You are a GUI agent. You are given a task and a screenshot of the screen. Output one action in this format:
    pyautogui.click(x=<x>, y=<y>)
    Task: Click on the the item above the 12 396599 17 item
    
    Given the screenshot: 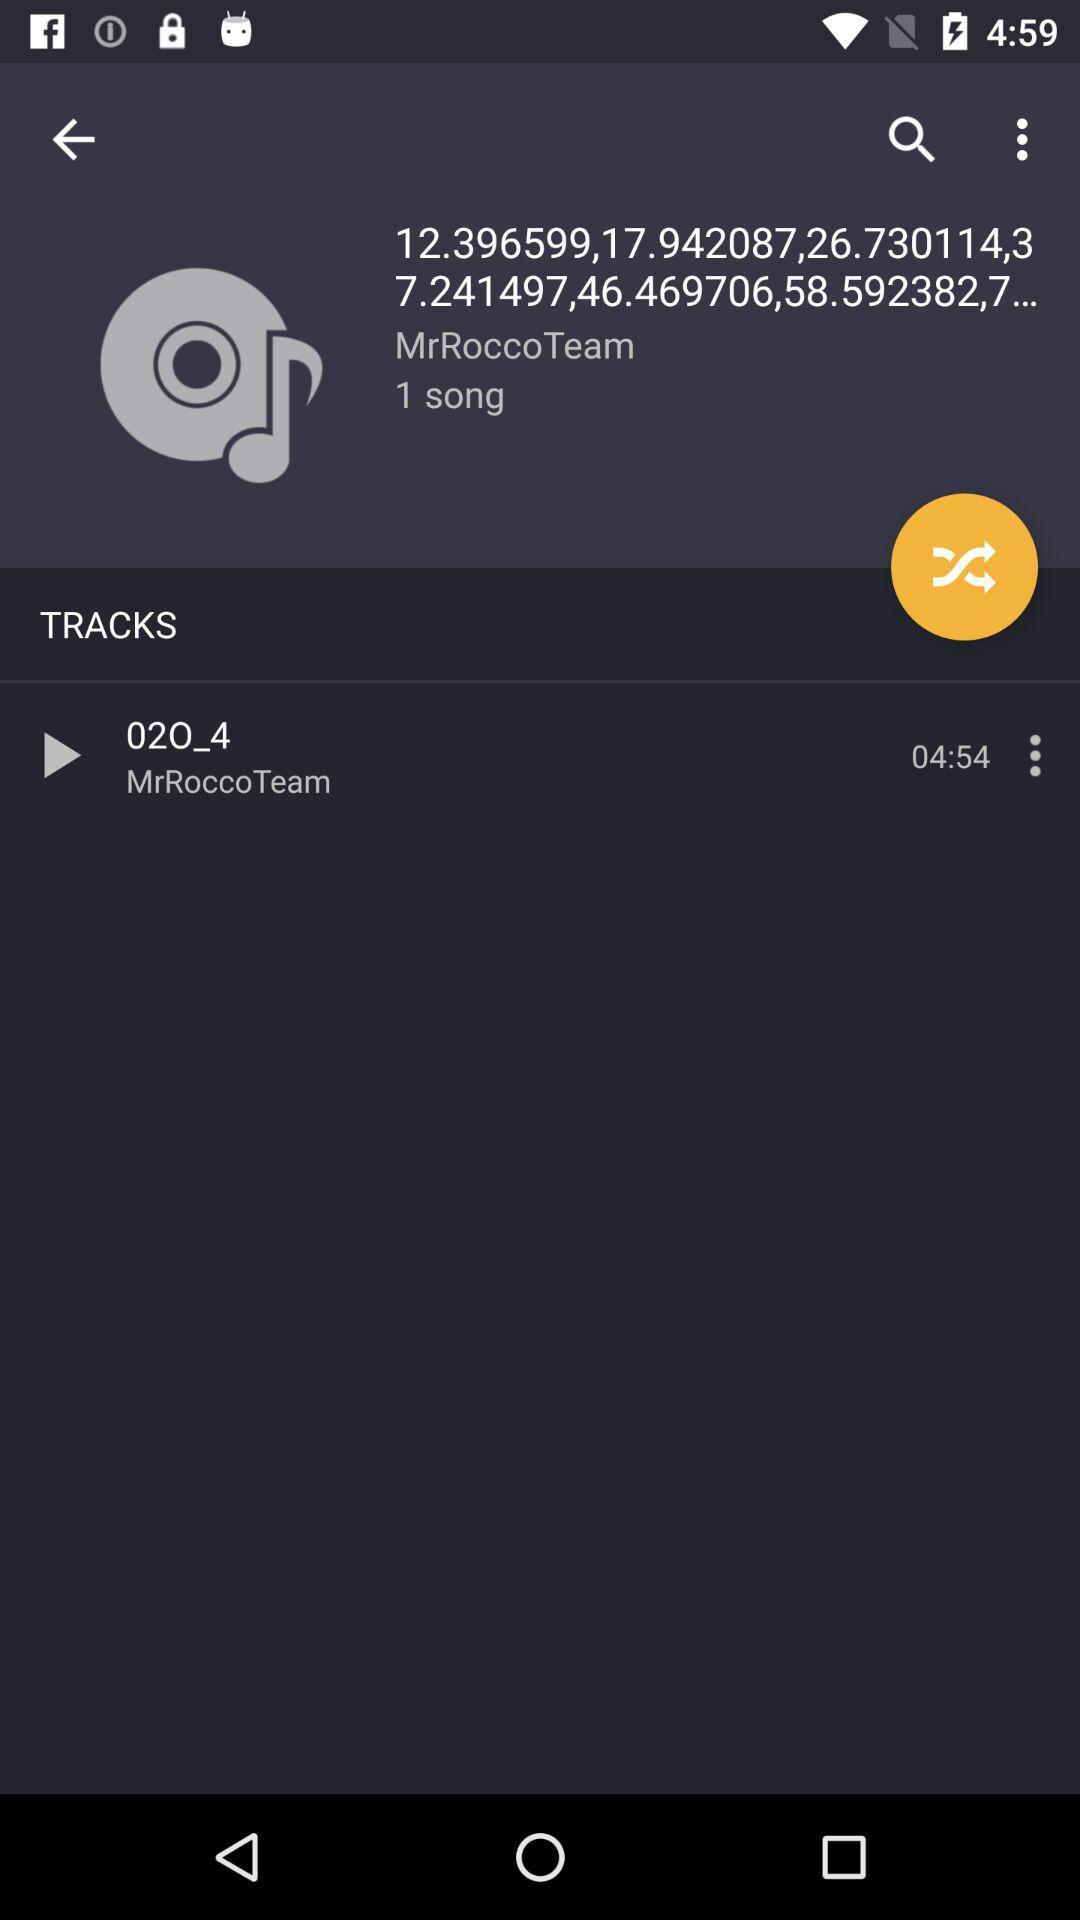 What is the action you would take?
    pyautogui.click(x=1027, y=138)
    